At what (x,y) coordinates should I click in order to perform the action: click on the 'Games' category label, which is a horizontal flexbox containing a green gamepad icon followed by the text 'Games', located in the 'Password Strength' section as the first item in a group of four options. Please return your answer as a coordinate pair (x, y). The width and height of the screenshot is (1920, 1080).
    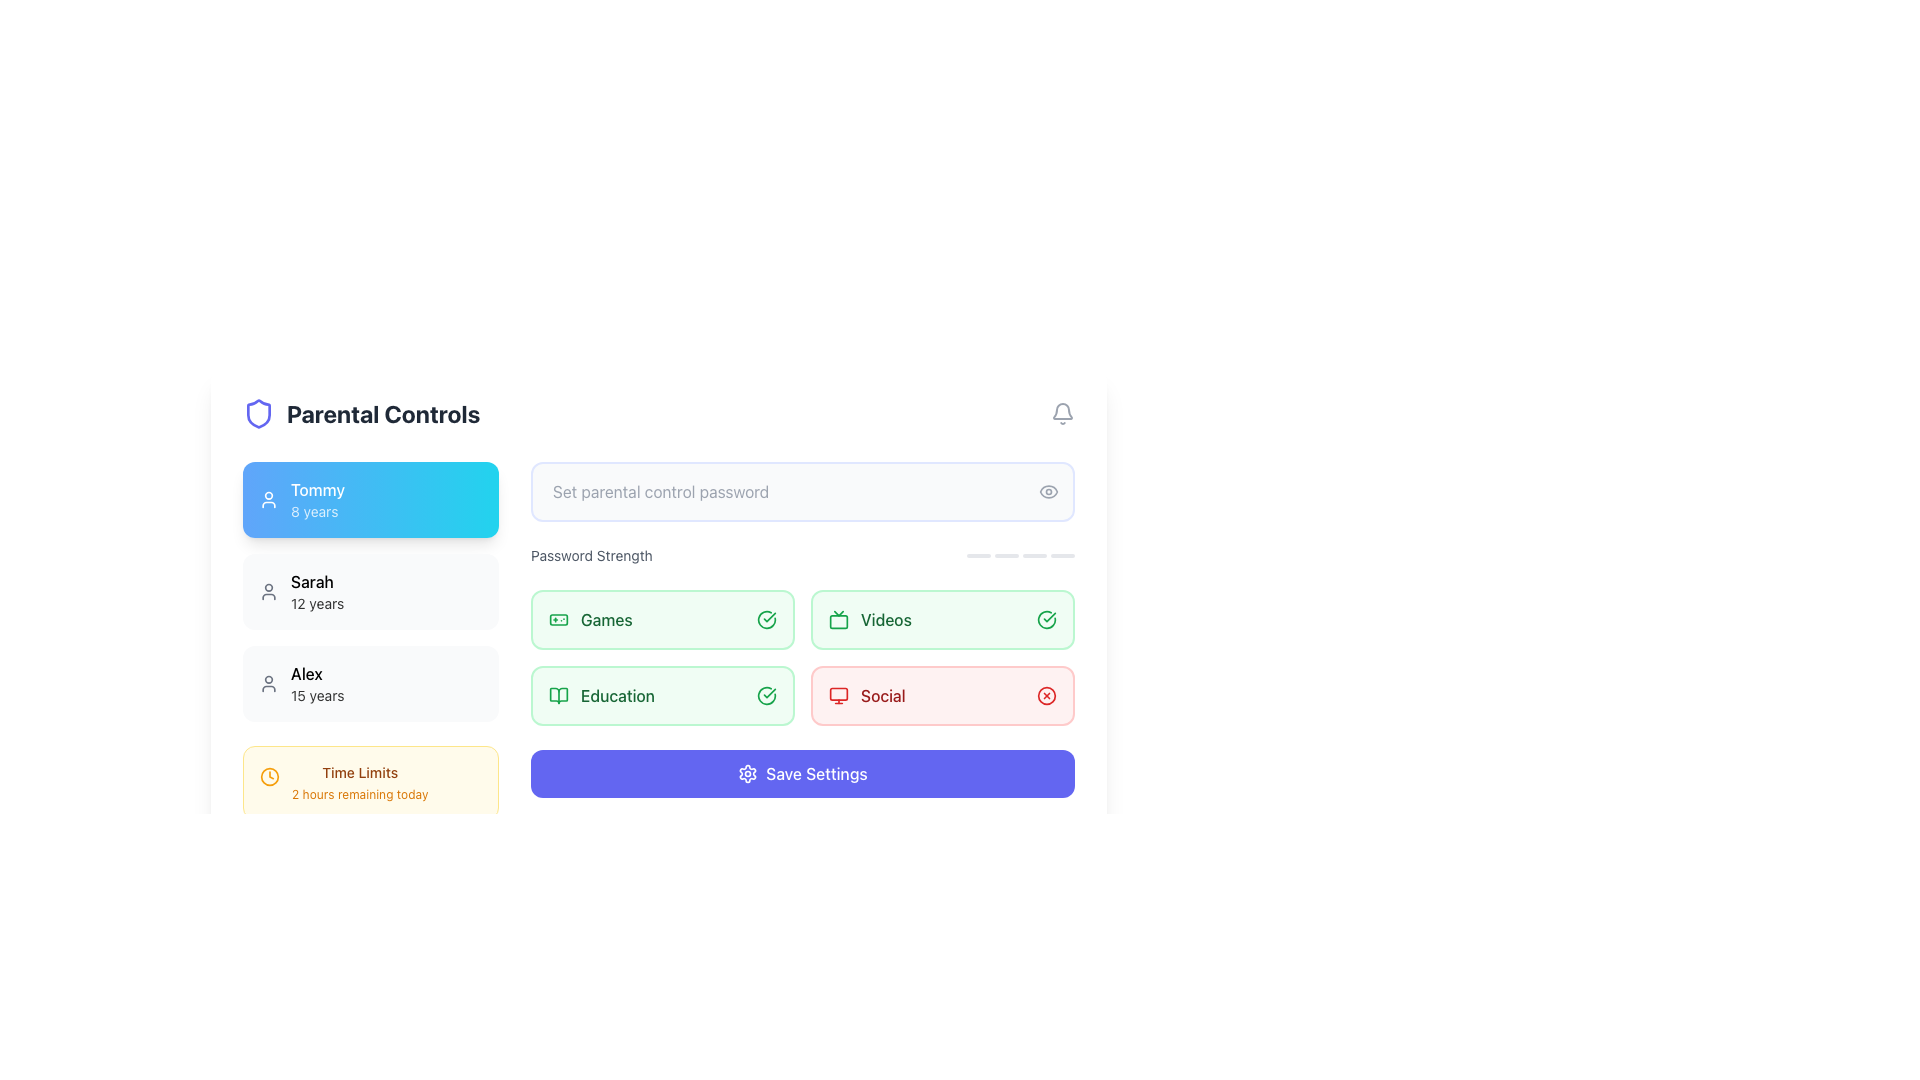
    Looking at the image, I should click on (589, 619).